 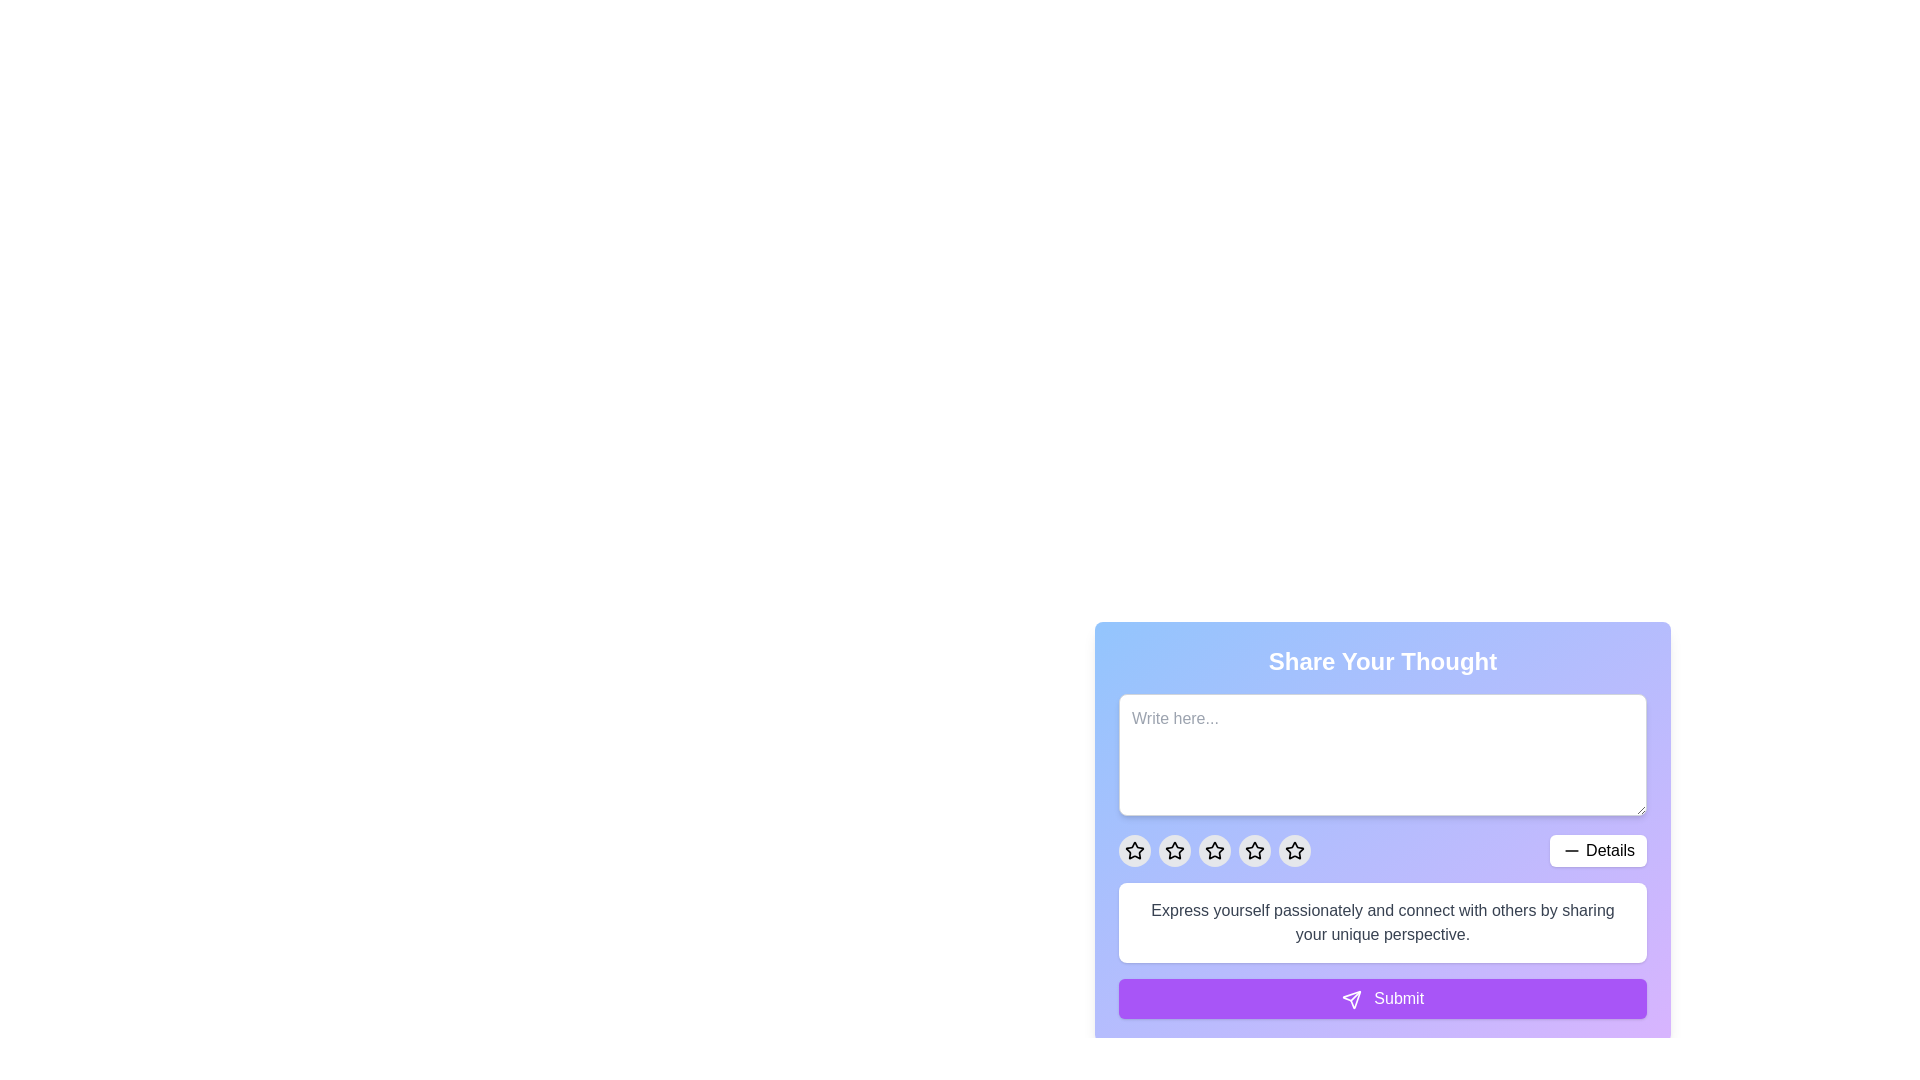 What do you see at coordinates (1571, 851) in the screenshot?
I see `the icon located inside the 'Details' button, positioned on the left side of the button adjacent to the 'Details' text` at bounding box center [1571, 851].